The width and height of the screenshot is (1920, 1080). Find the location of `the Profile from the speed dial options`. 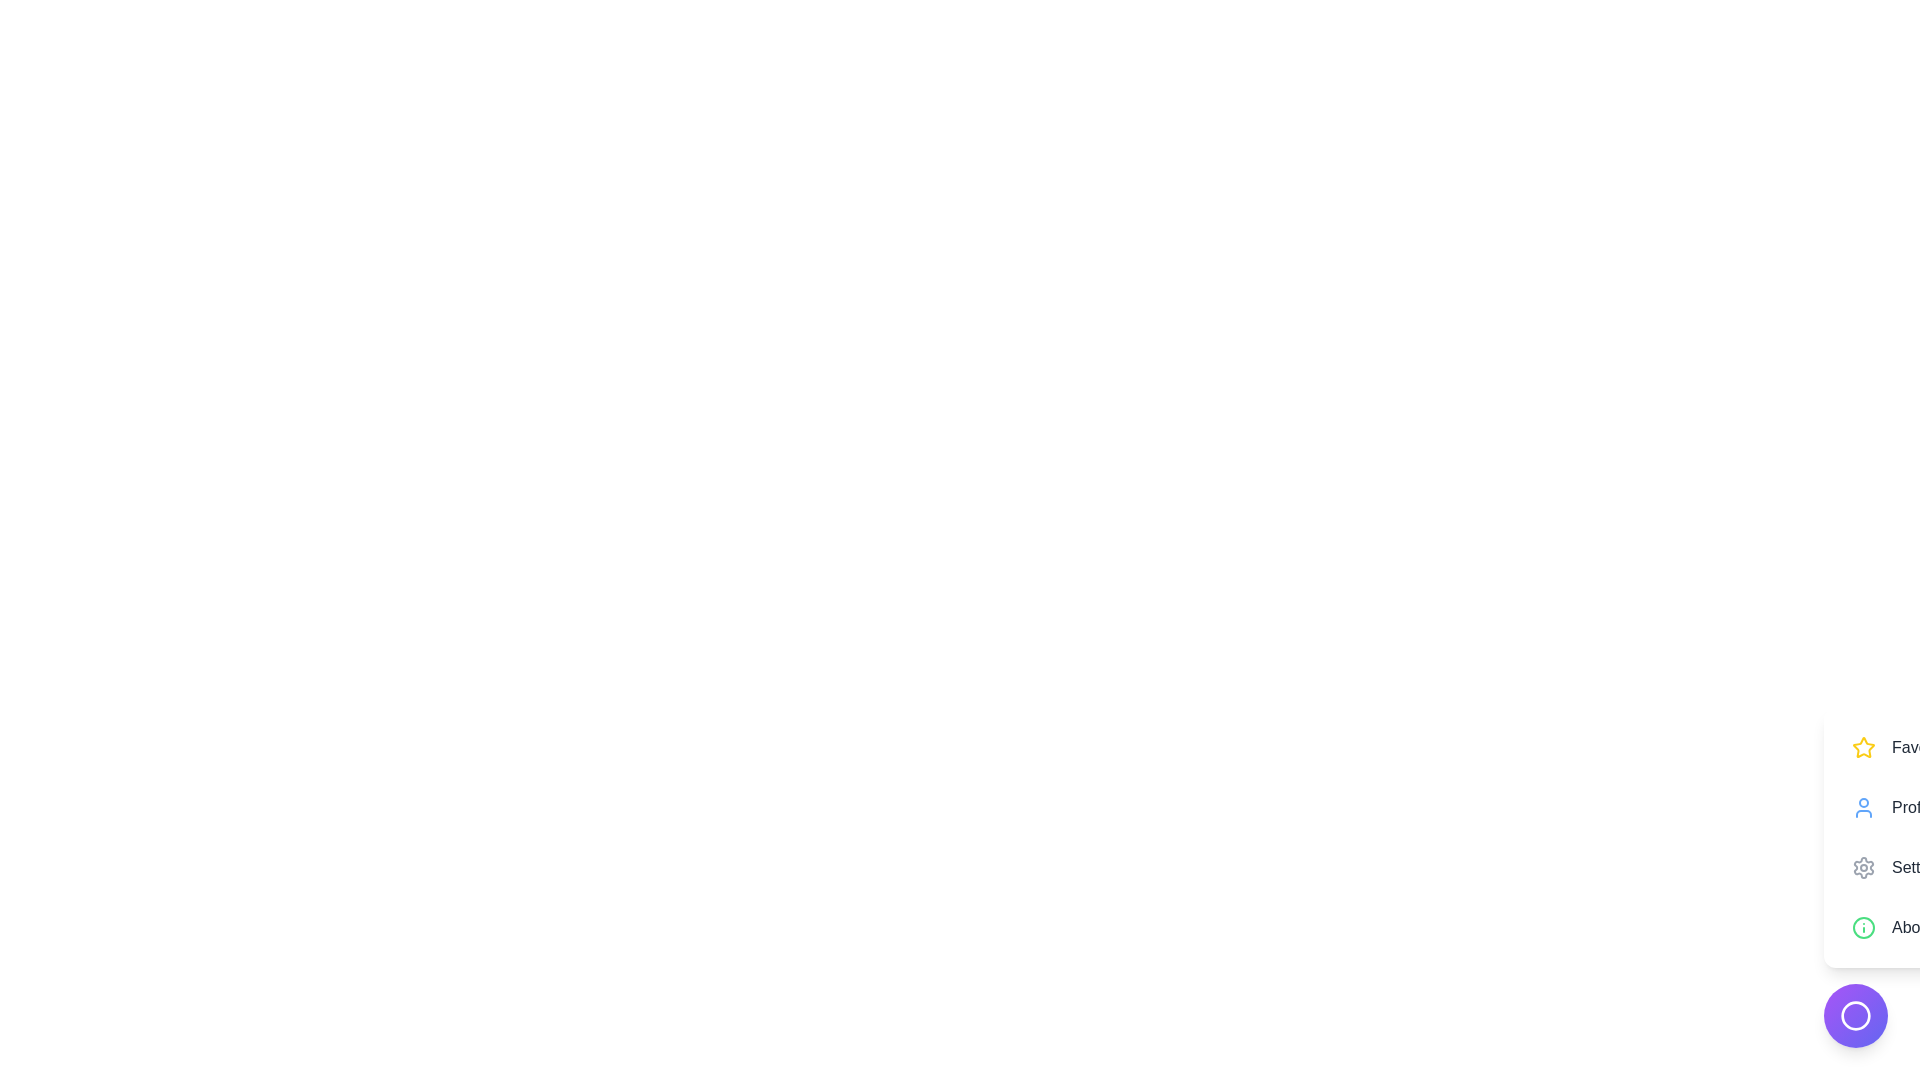

the Profile from the speed dial options is located at coordinates (1920, 806).